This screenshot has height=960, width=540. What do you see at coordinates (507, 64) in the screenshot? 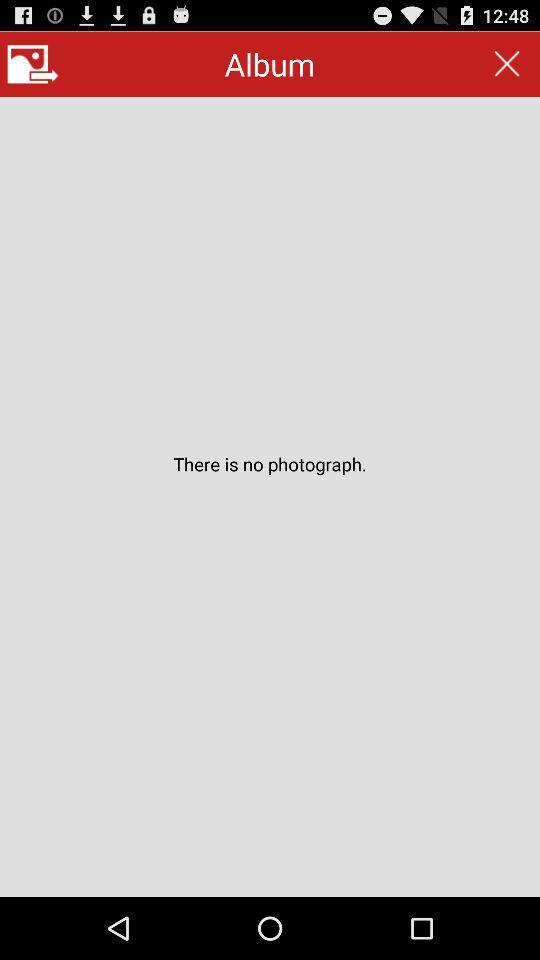
I see `exit` at bounding box center [507, 64].